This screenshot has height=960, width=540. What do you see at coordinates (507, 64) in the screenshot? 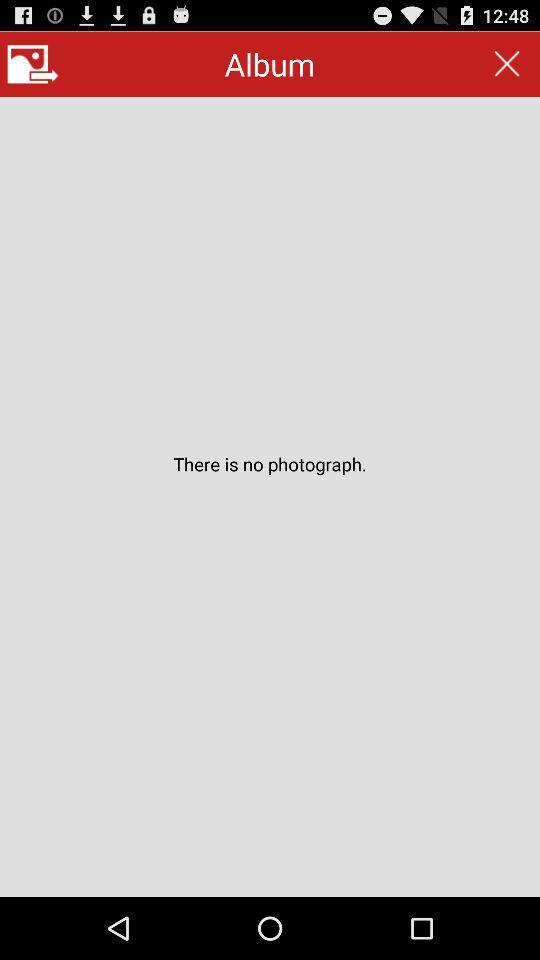
I see `exit` at bounding box center [507, 64].